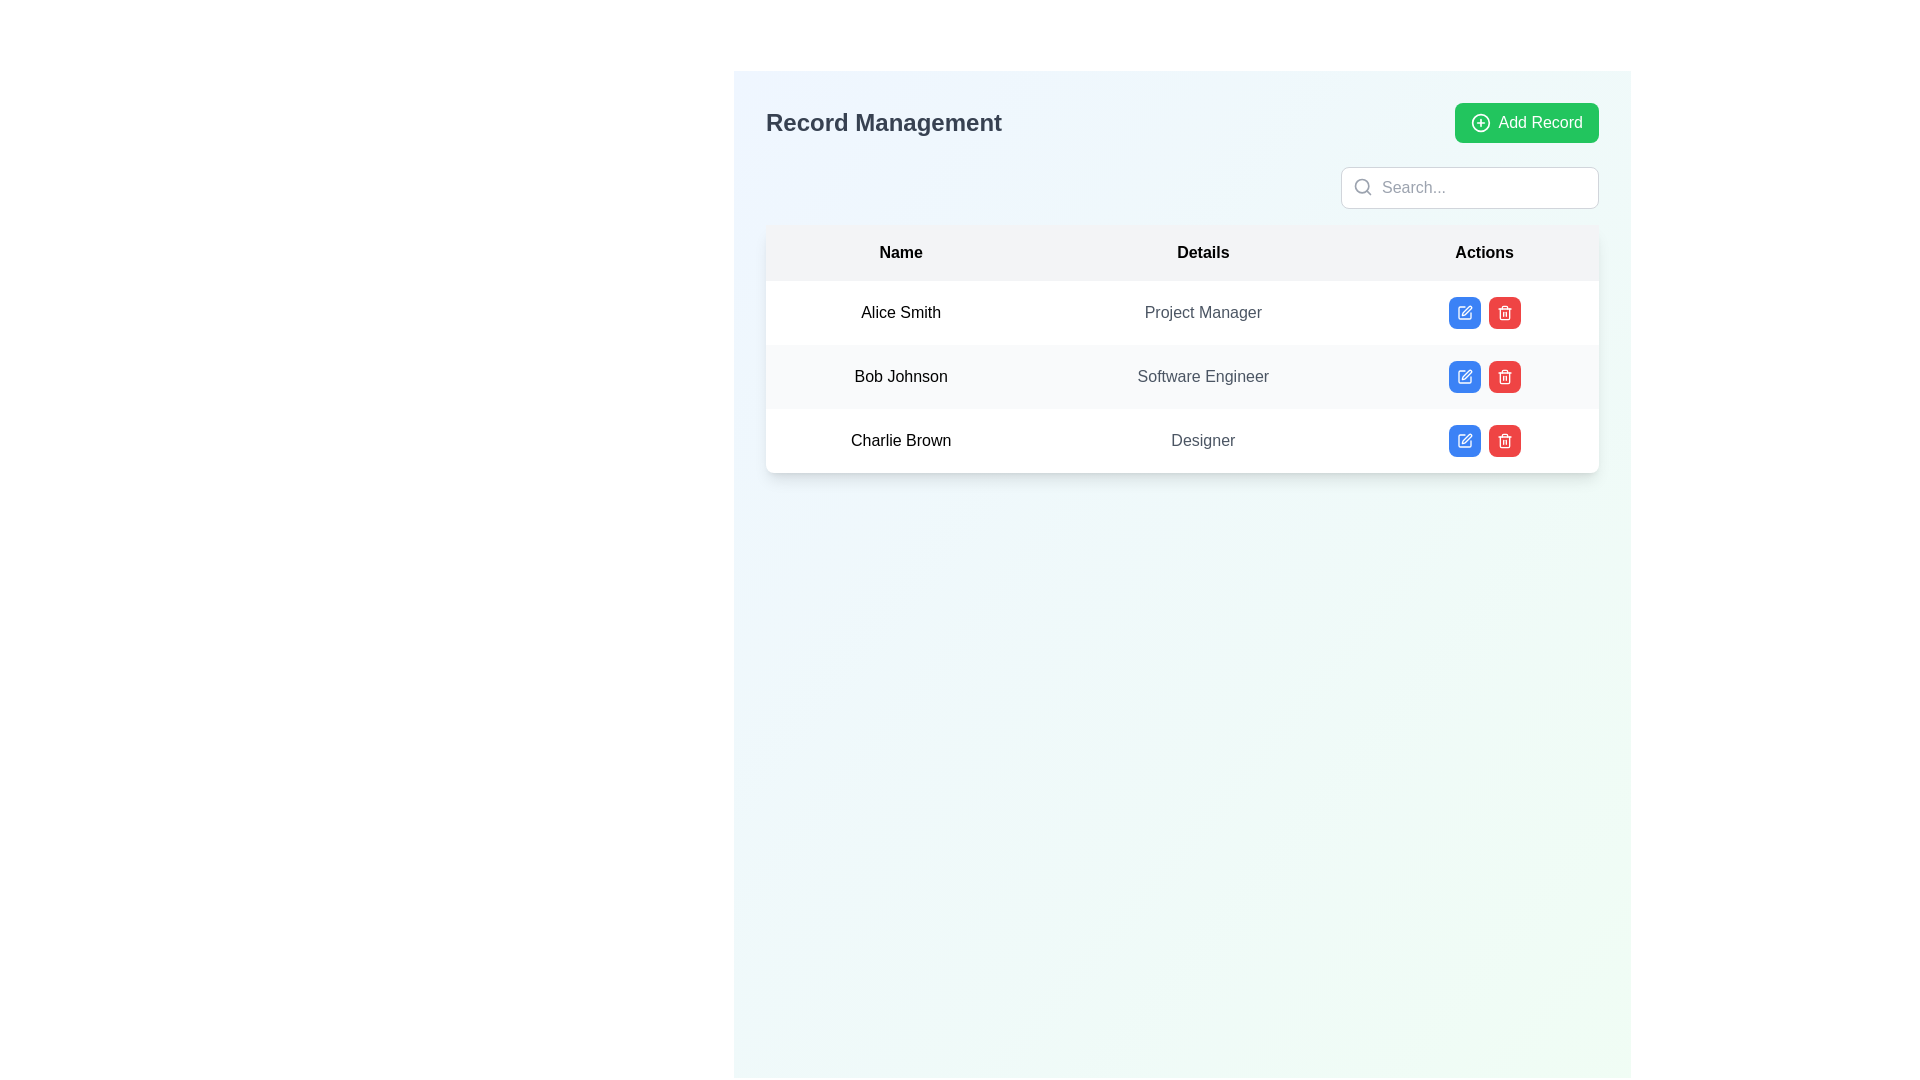 Image resolution: width=1920 pixels, height=1080 pixels. I want to click on the delete button located in the 'Actions' column of the first row for the 'Alice Smith - Project Manager' record to initiate the delete action, so click(1504, 312).